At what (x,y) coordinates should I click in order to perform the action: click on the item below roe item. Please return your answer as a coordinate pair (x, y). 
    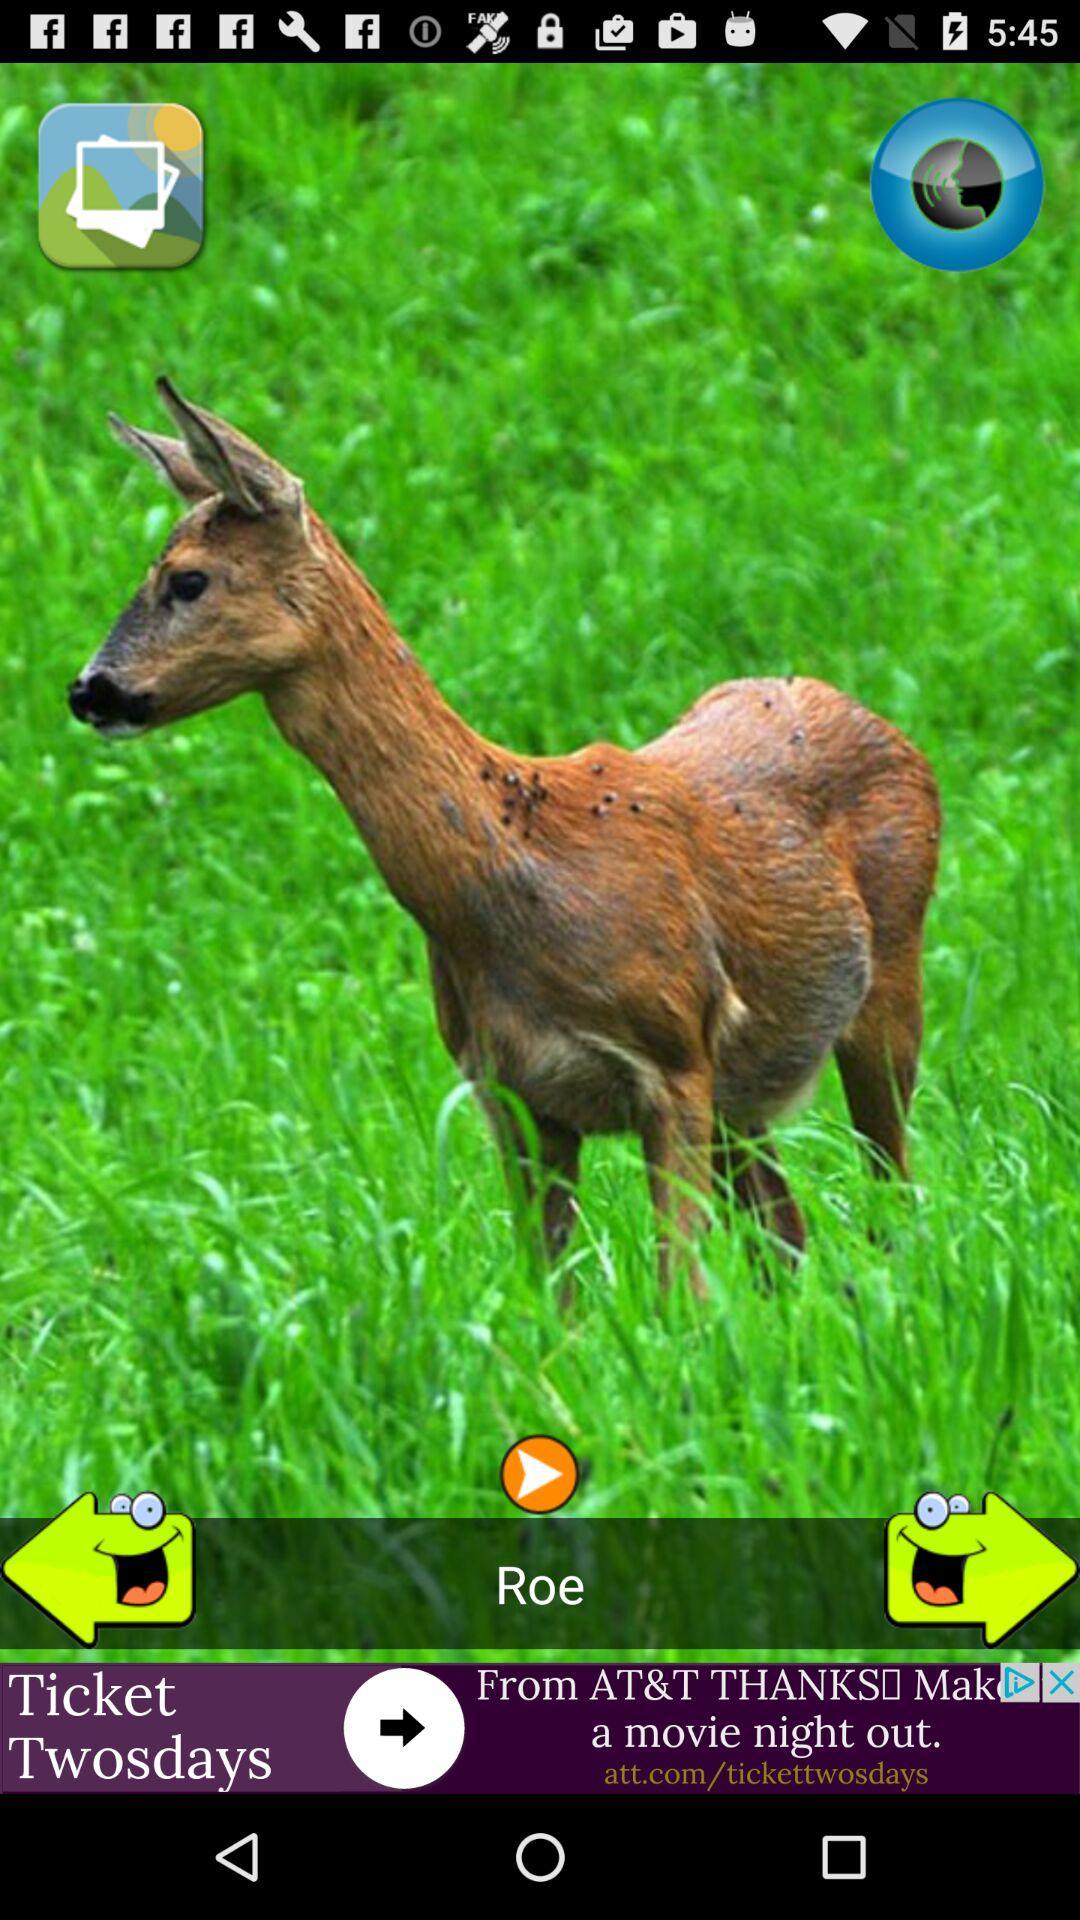
    Looking at the image, I should click on (540, 1727).